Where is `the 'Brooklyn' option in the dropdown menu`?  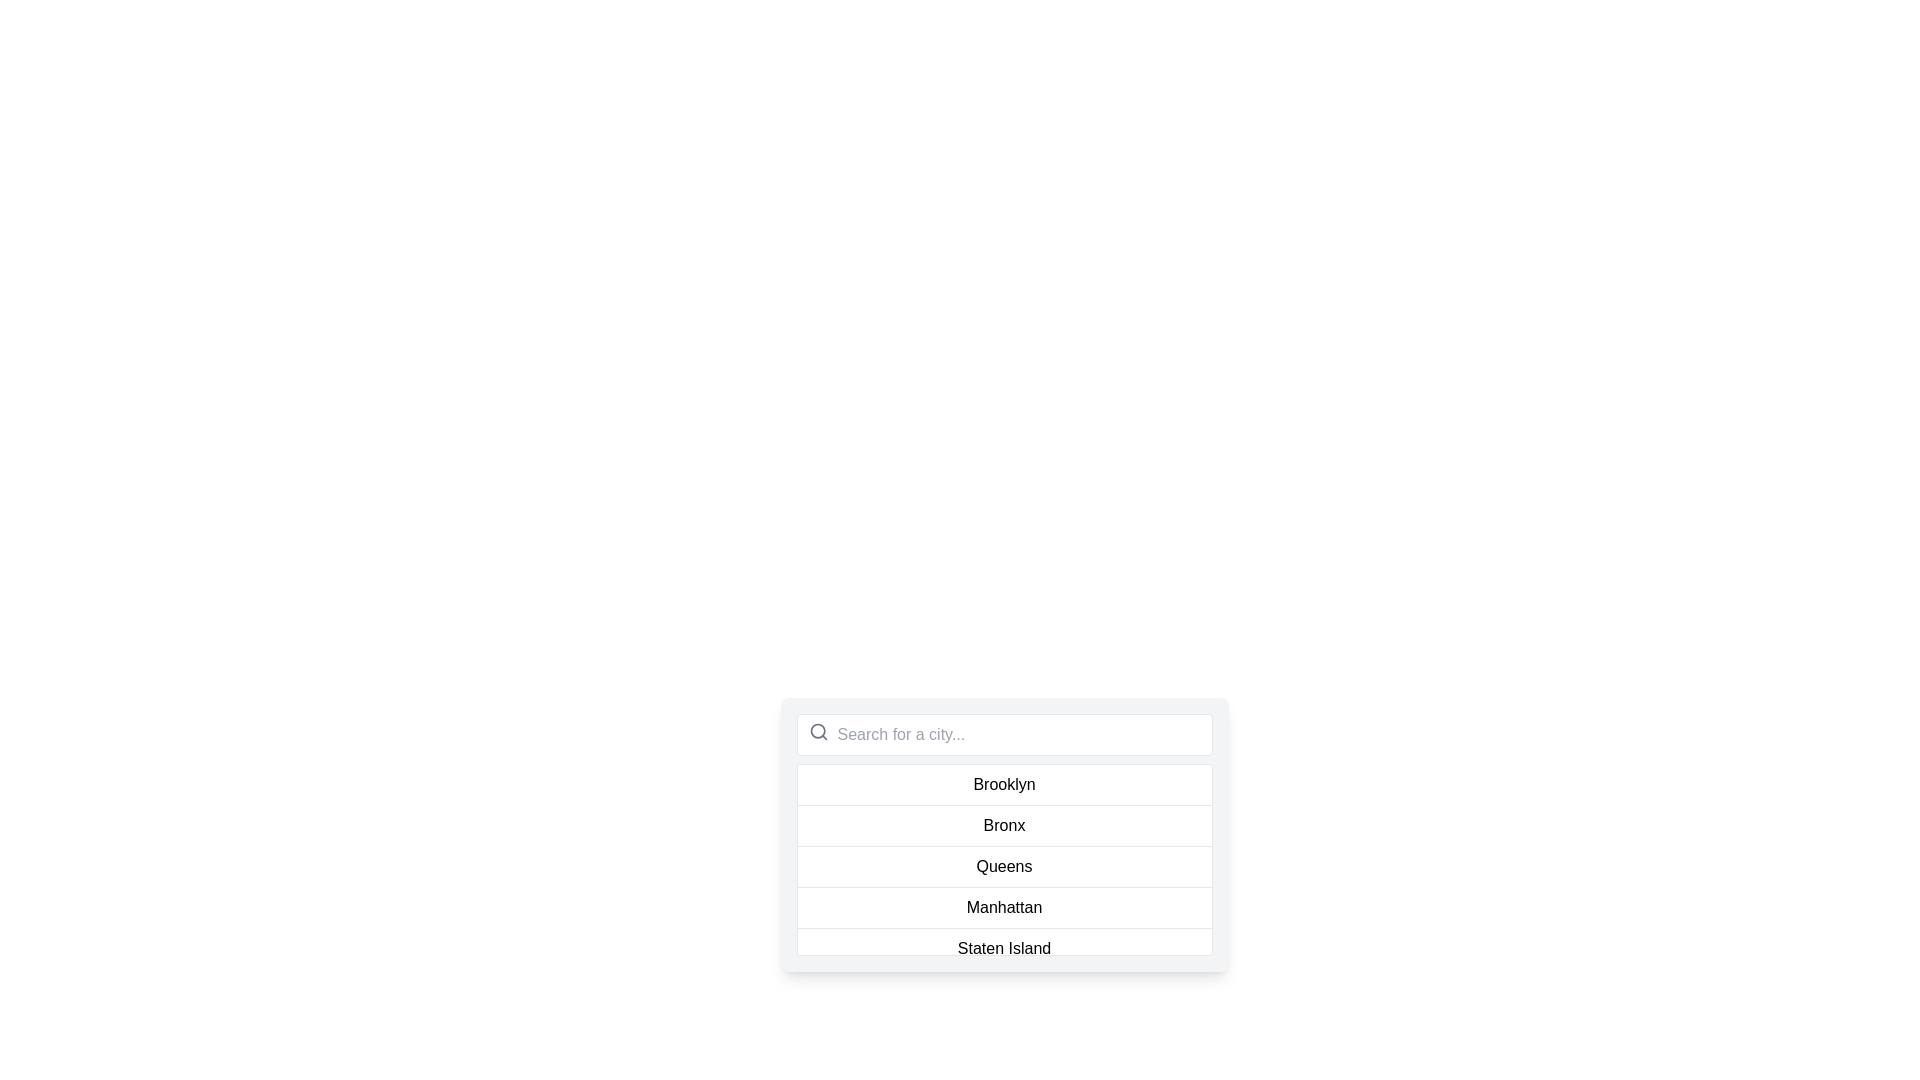
the 'Brooklyn' option in the dropdown menu is located at coordinates (1004, 784).